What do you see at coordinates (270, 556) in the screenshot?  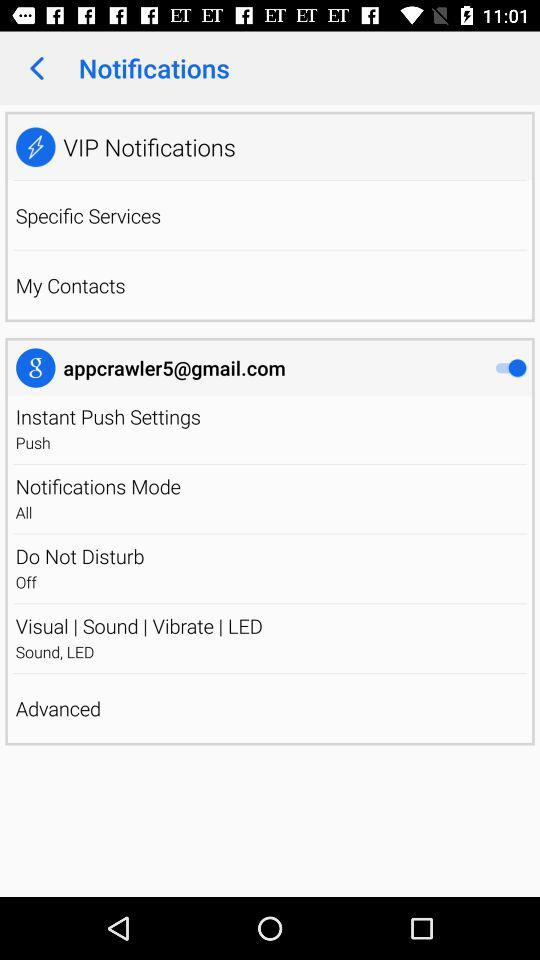 I see `item above off app` at bounding box center [270, 556].